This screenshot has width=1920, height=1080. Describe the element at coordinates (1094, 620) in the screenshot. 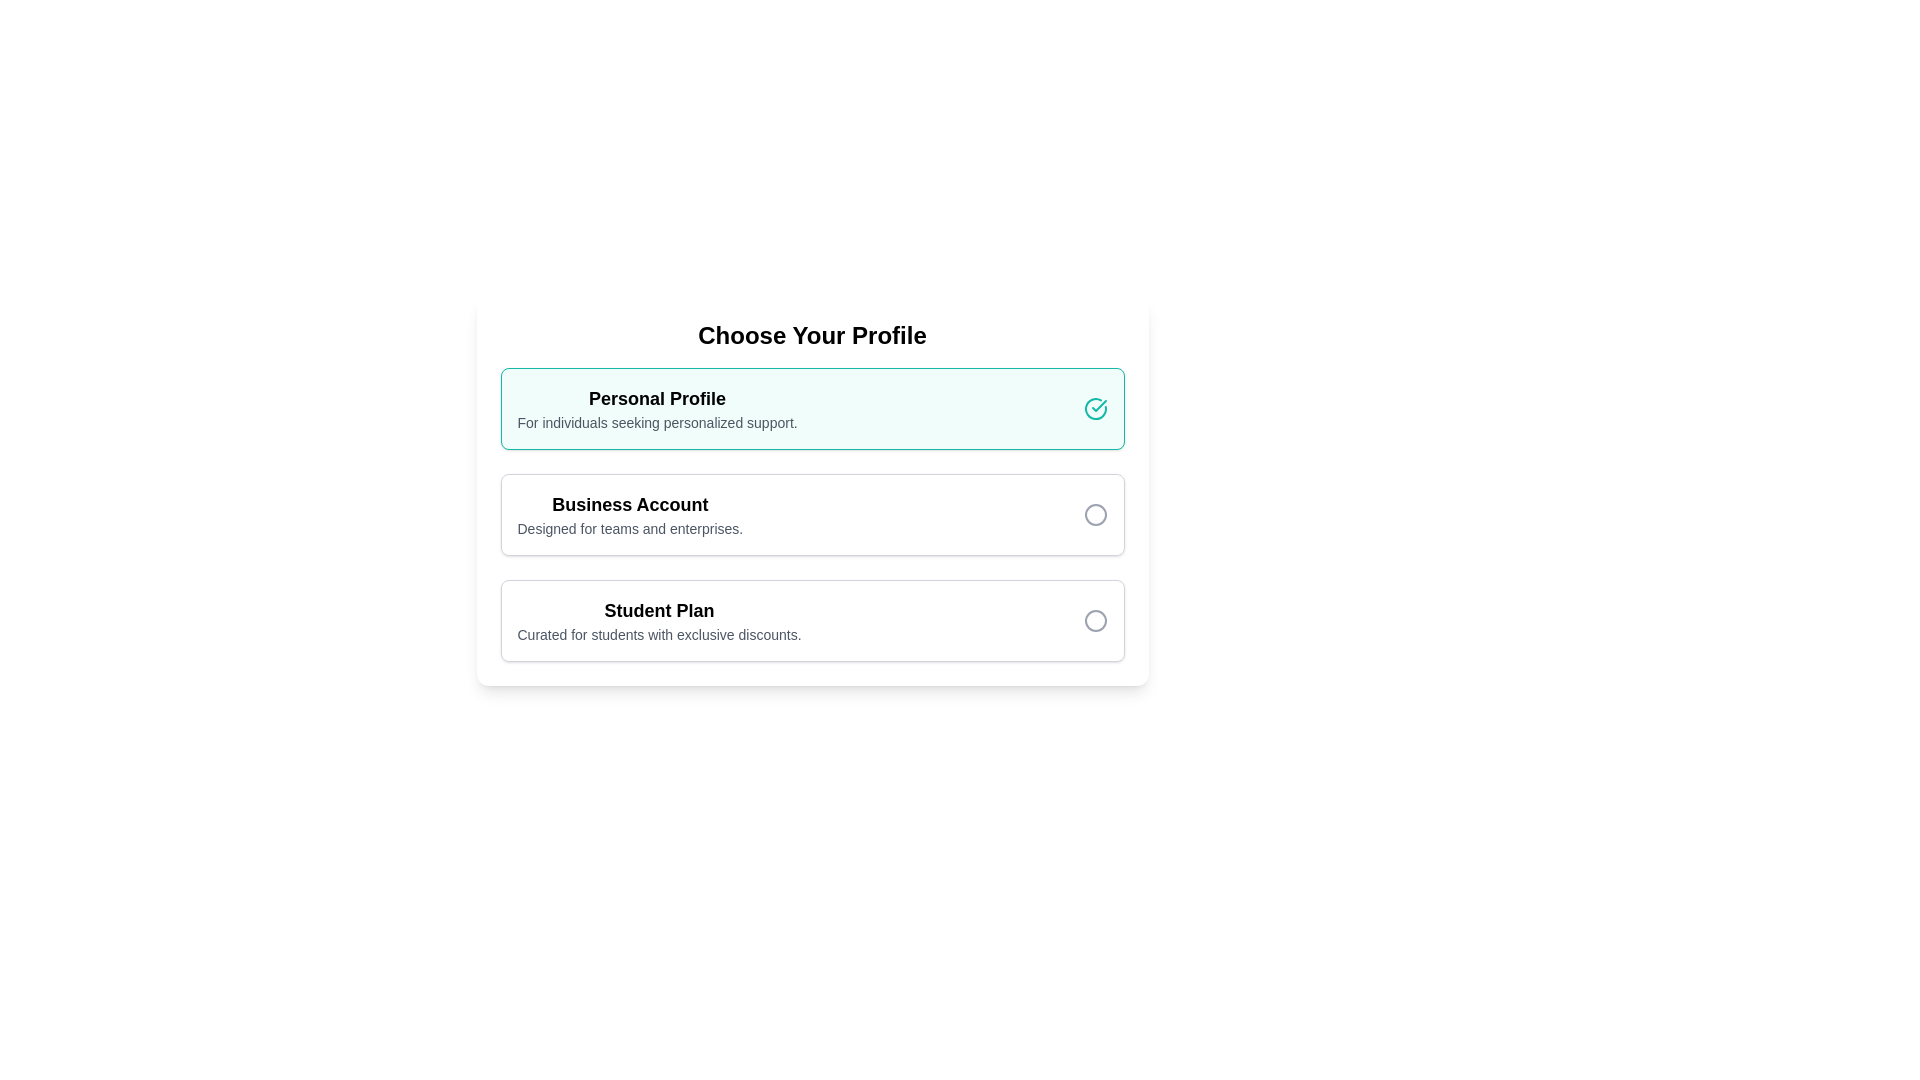

I see `the inactive circular icon at the far right end of the 'Student Plan' option in the card layout to highlight it` at that location.